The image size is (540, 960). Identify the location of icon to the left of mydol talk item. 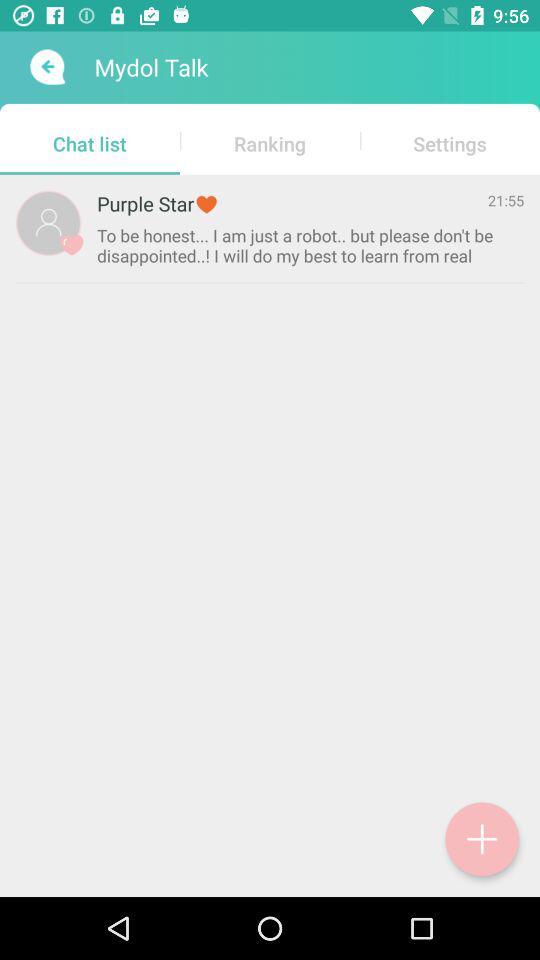
(45, 67).